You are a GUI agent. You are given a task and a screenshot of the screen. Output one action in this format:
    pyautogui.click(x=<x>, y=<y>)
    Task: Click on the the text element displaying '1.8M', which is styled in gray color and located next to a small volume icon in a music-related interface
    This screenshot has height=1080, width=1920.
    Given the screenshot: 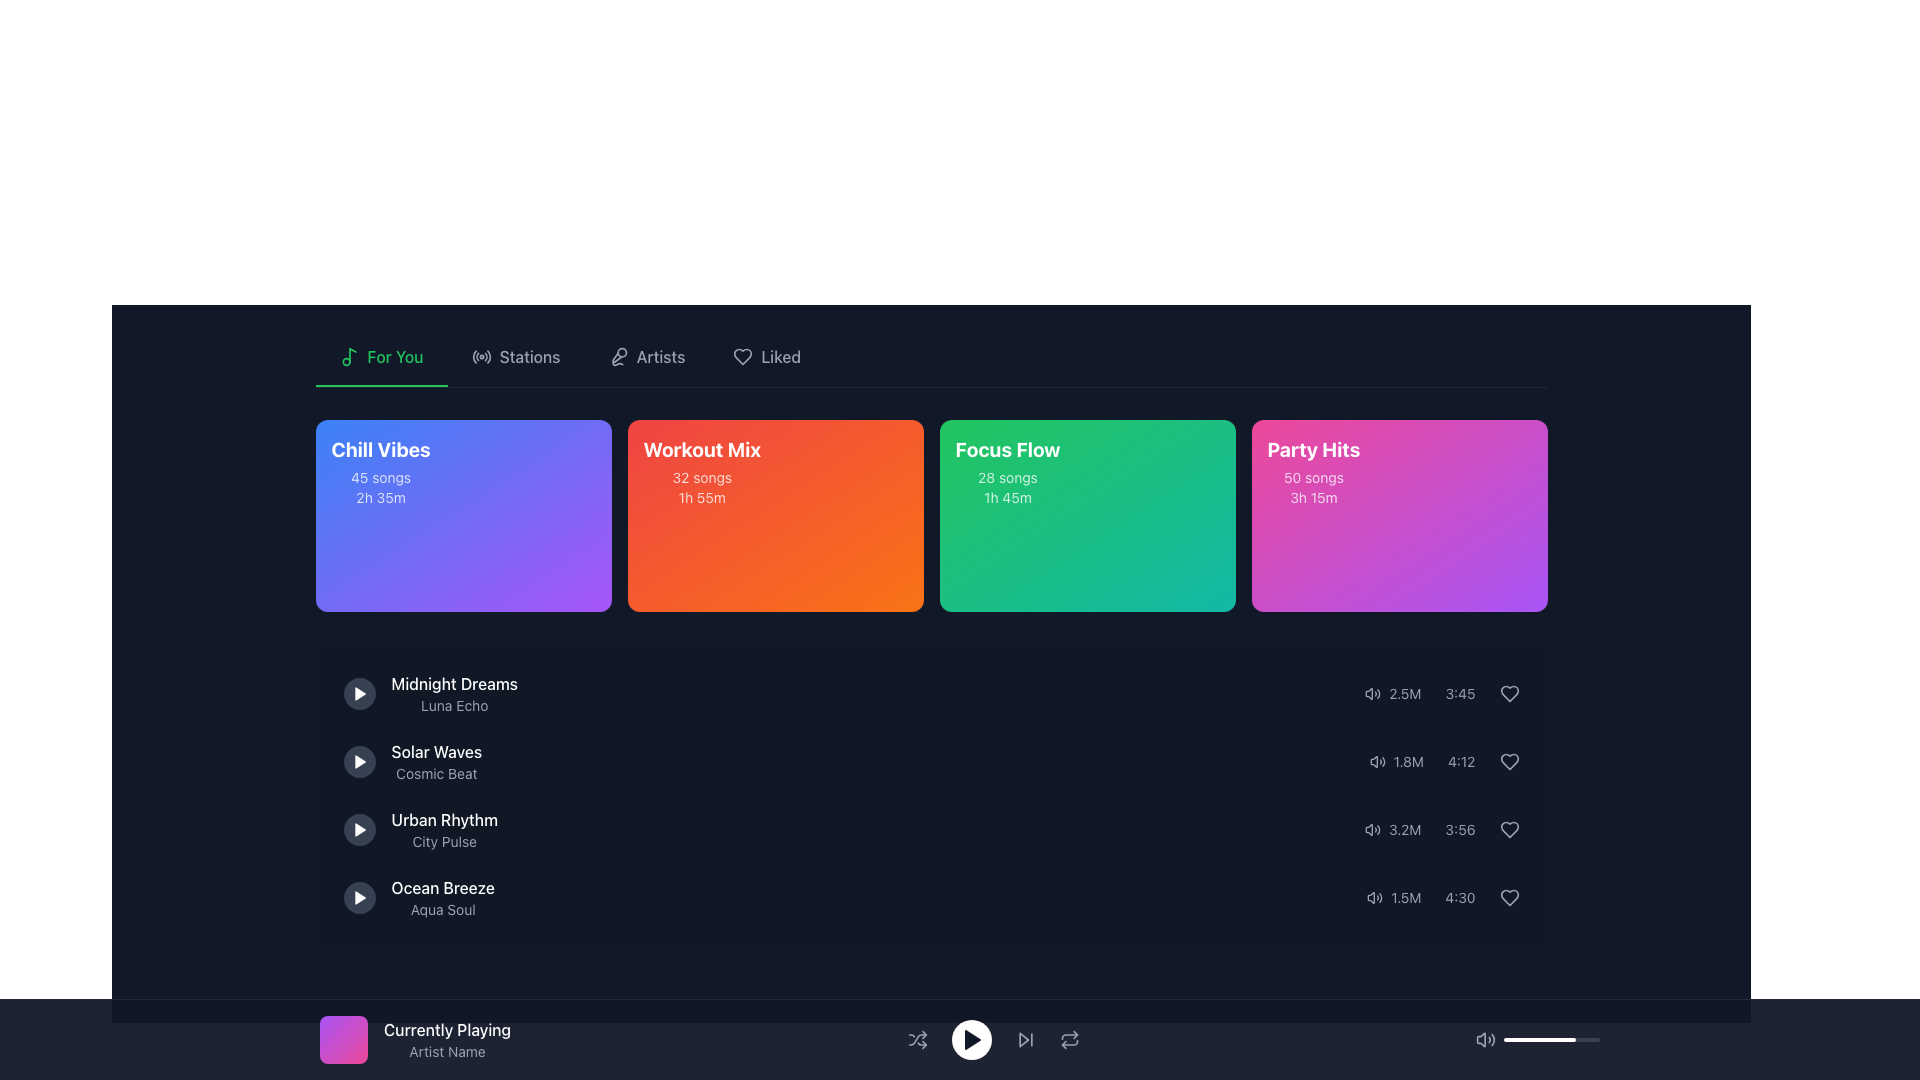 What is the action you would take?
    pyautogui.click(x=1395, y=762)
    